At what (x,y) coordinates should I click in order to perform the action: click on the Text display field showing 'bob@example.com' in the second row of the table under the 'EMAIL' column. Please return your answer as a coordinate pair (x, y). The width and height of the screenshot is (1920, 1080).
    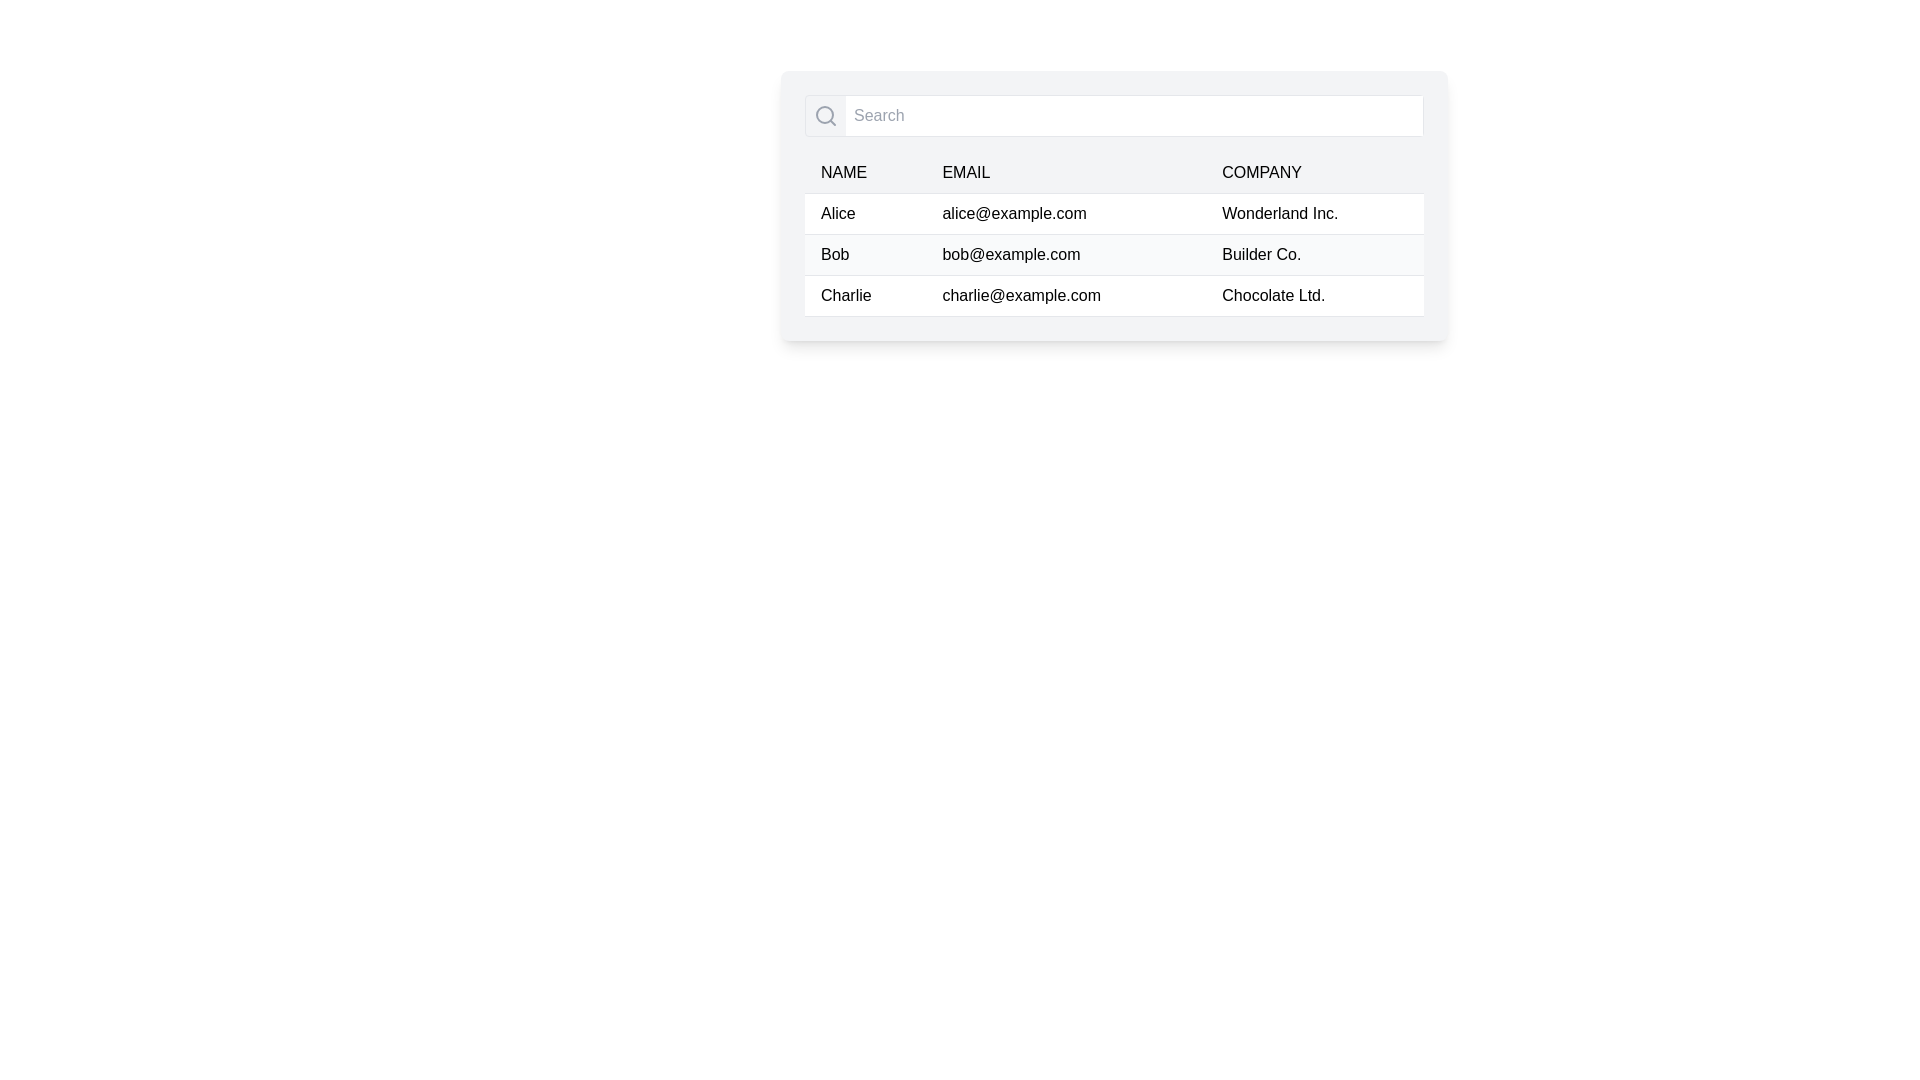
    Looking at the image, I should click on (1065, 253).